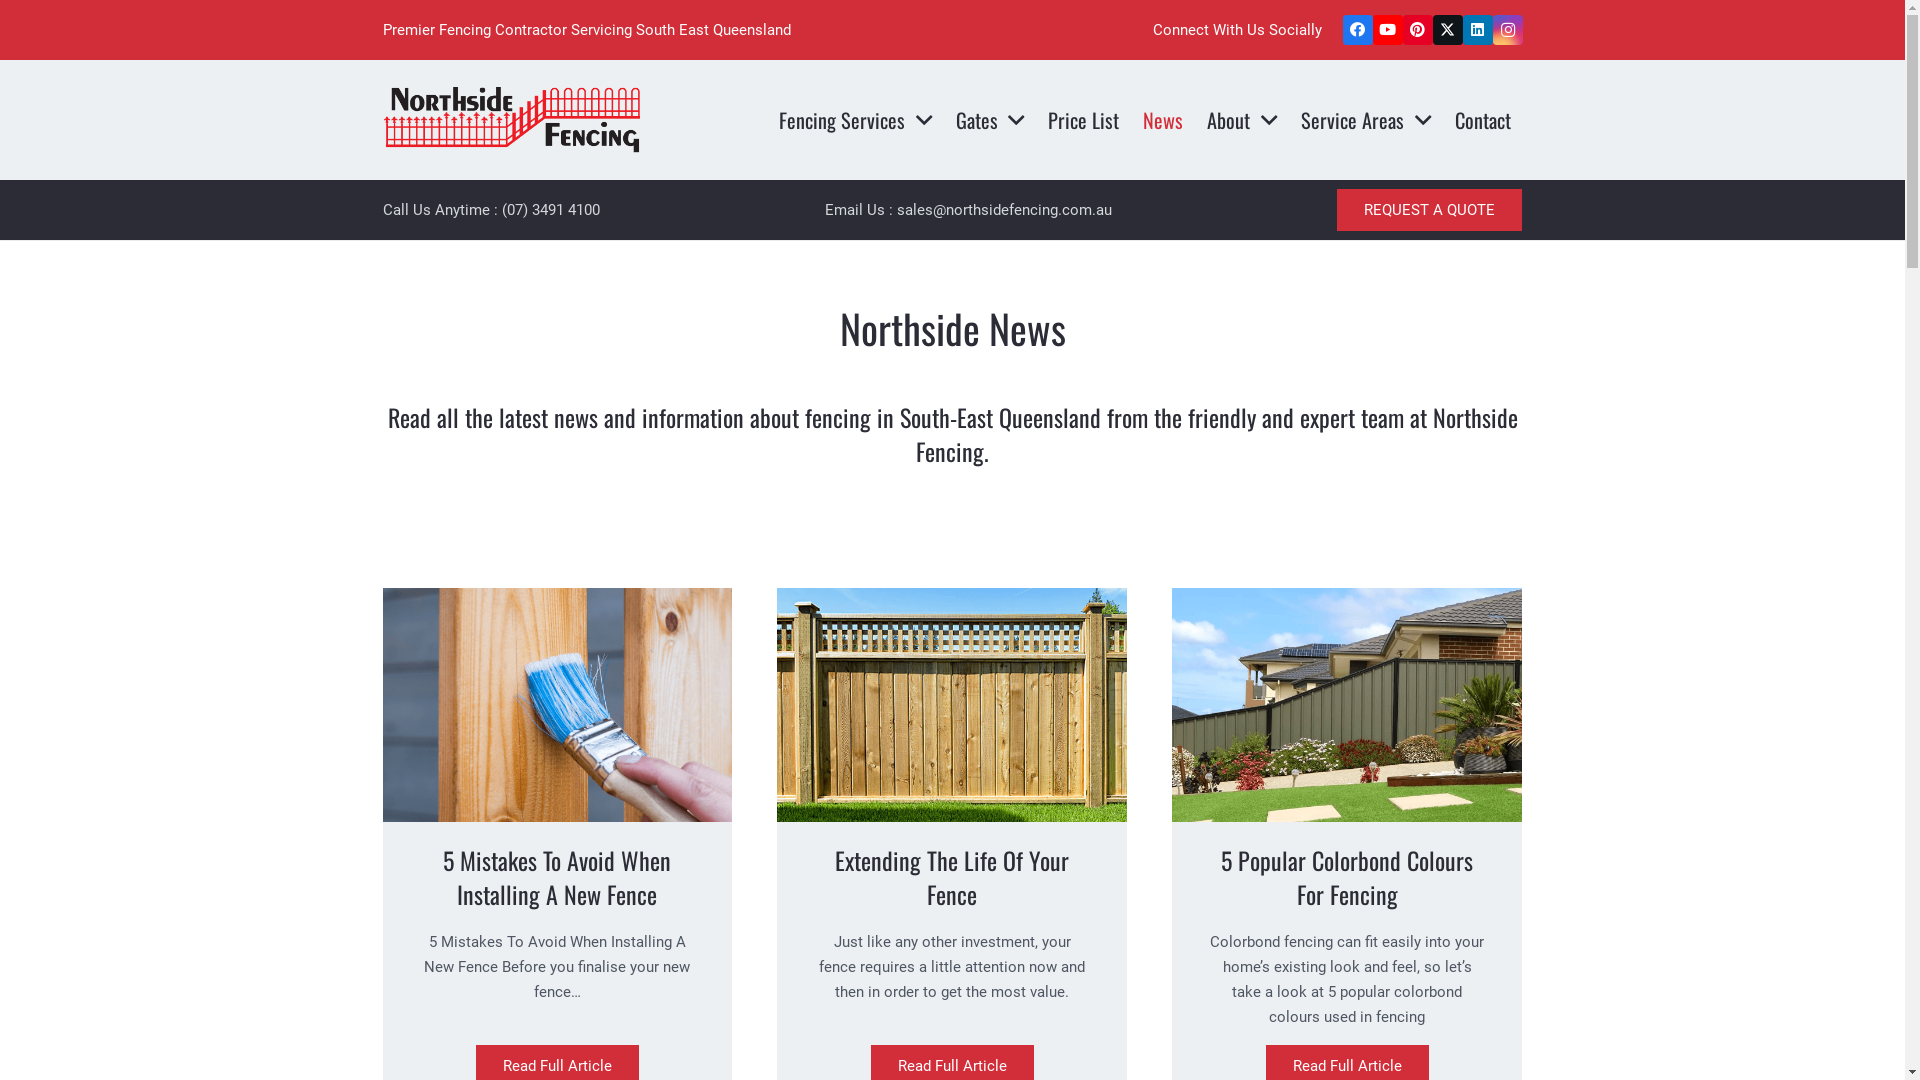 Image resolution: width=1920 pixels, height=1080 pixels. What do you see at coordinates (990, 119) in the screenshot?
I see `'Gates'` at bounding box center [990, 119].